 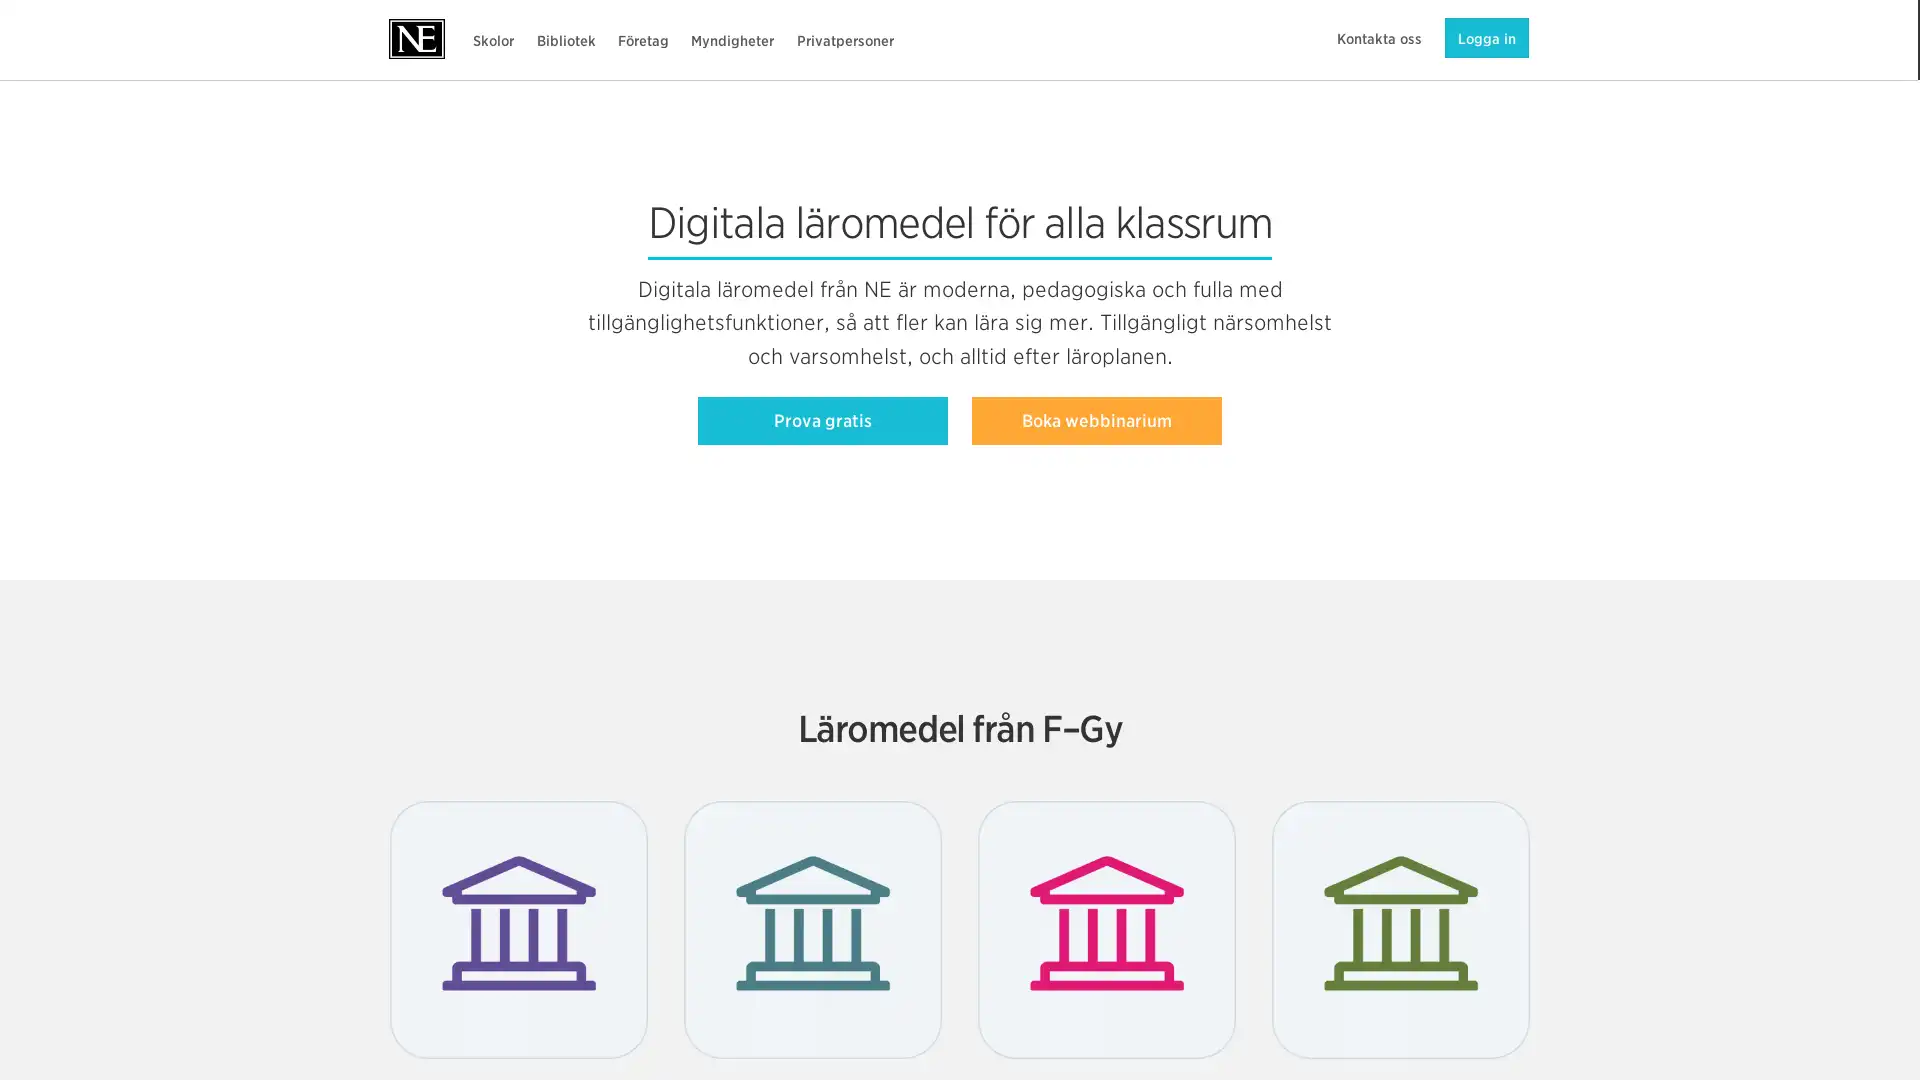 I want to click on Settings, so click(x=1449, y=1005).